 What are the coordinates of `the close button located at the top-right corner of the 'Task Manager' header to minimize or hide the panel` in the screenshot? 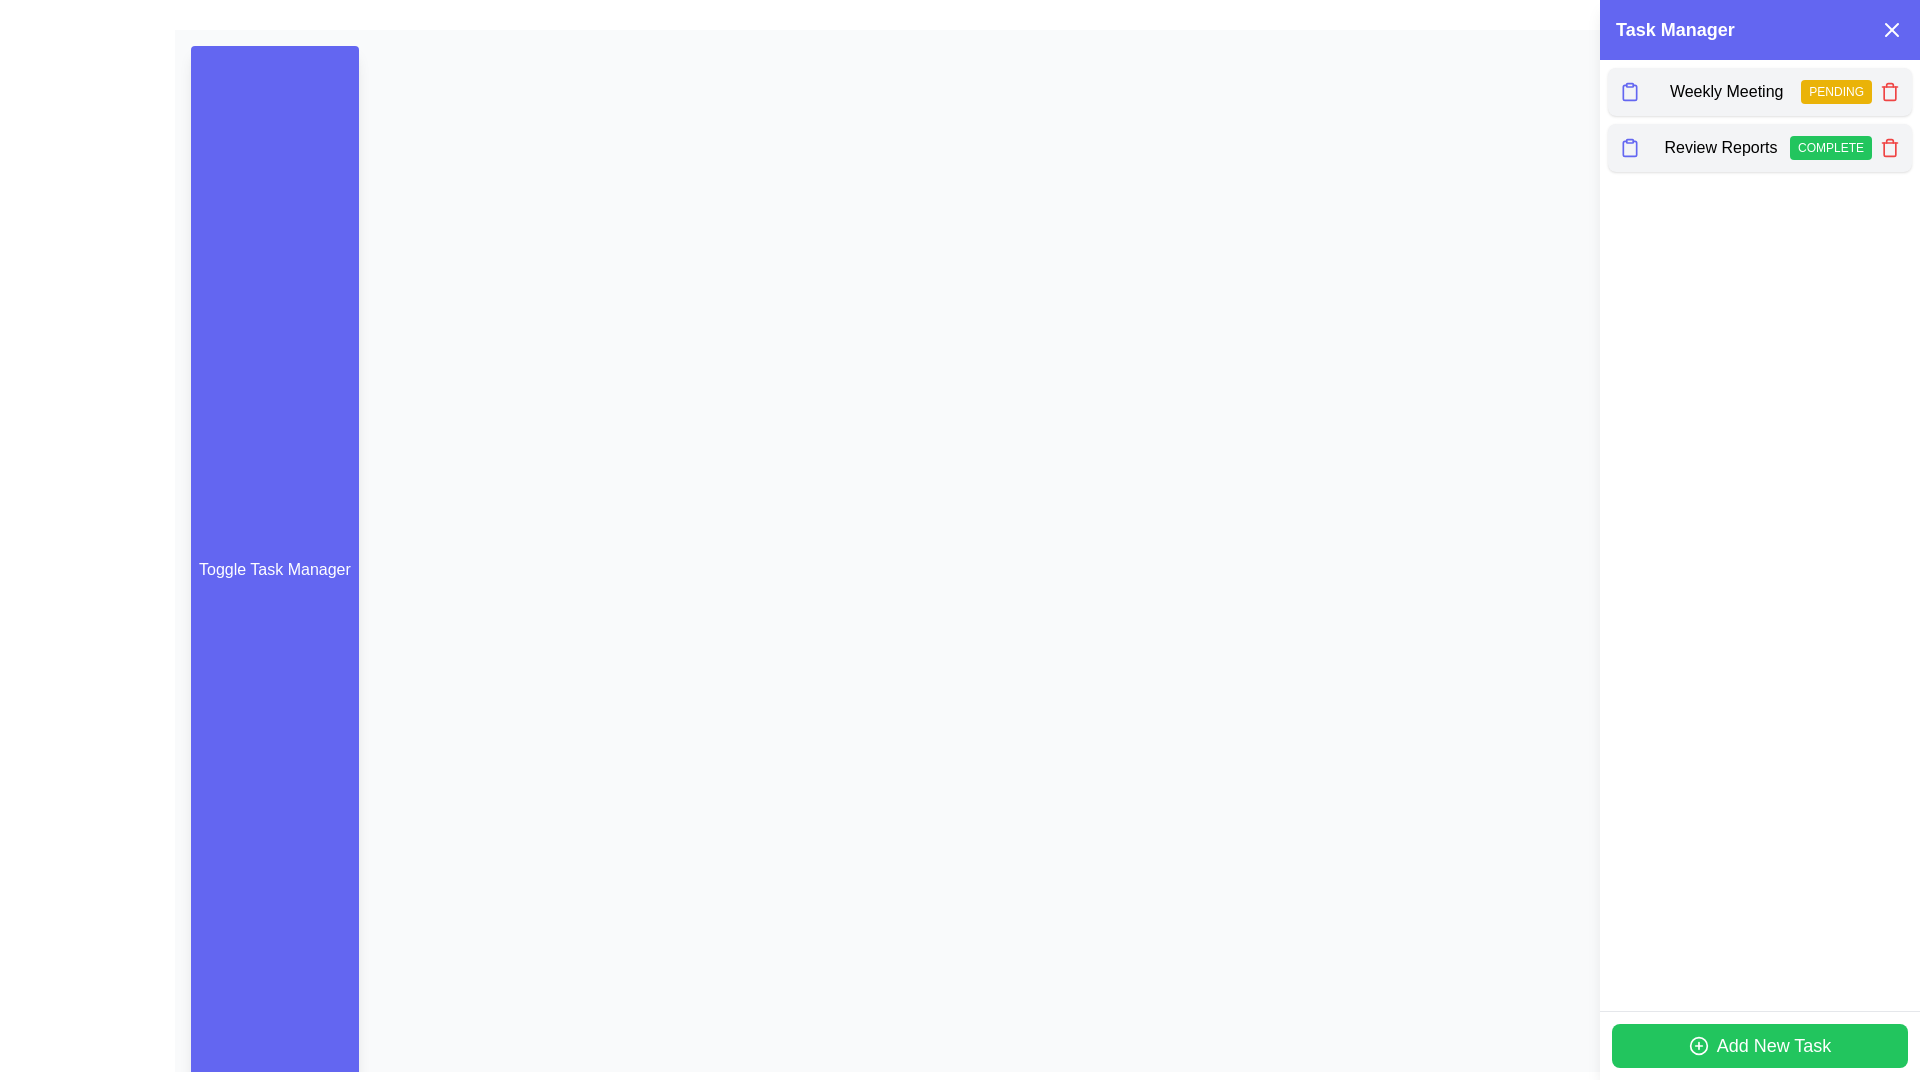 It's located at (1890, 30).